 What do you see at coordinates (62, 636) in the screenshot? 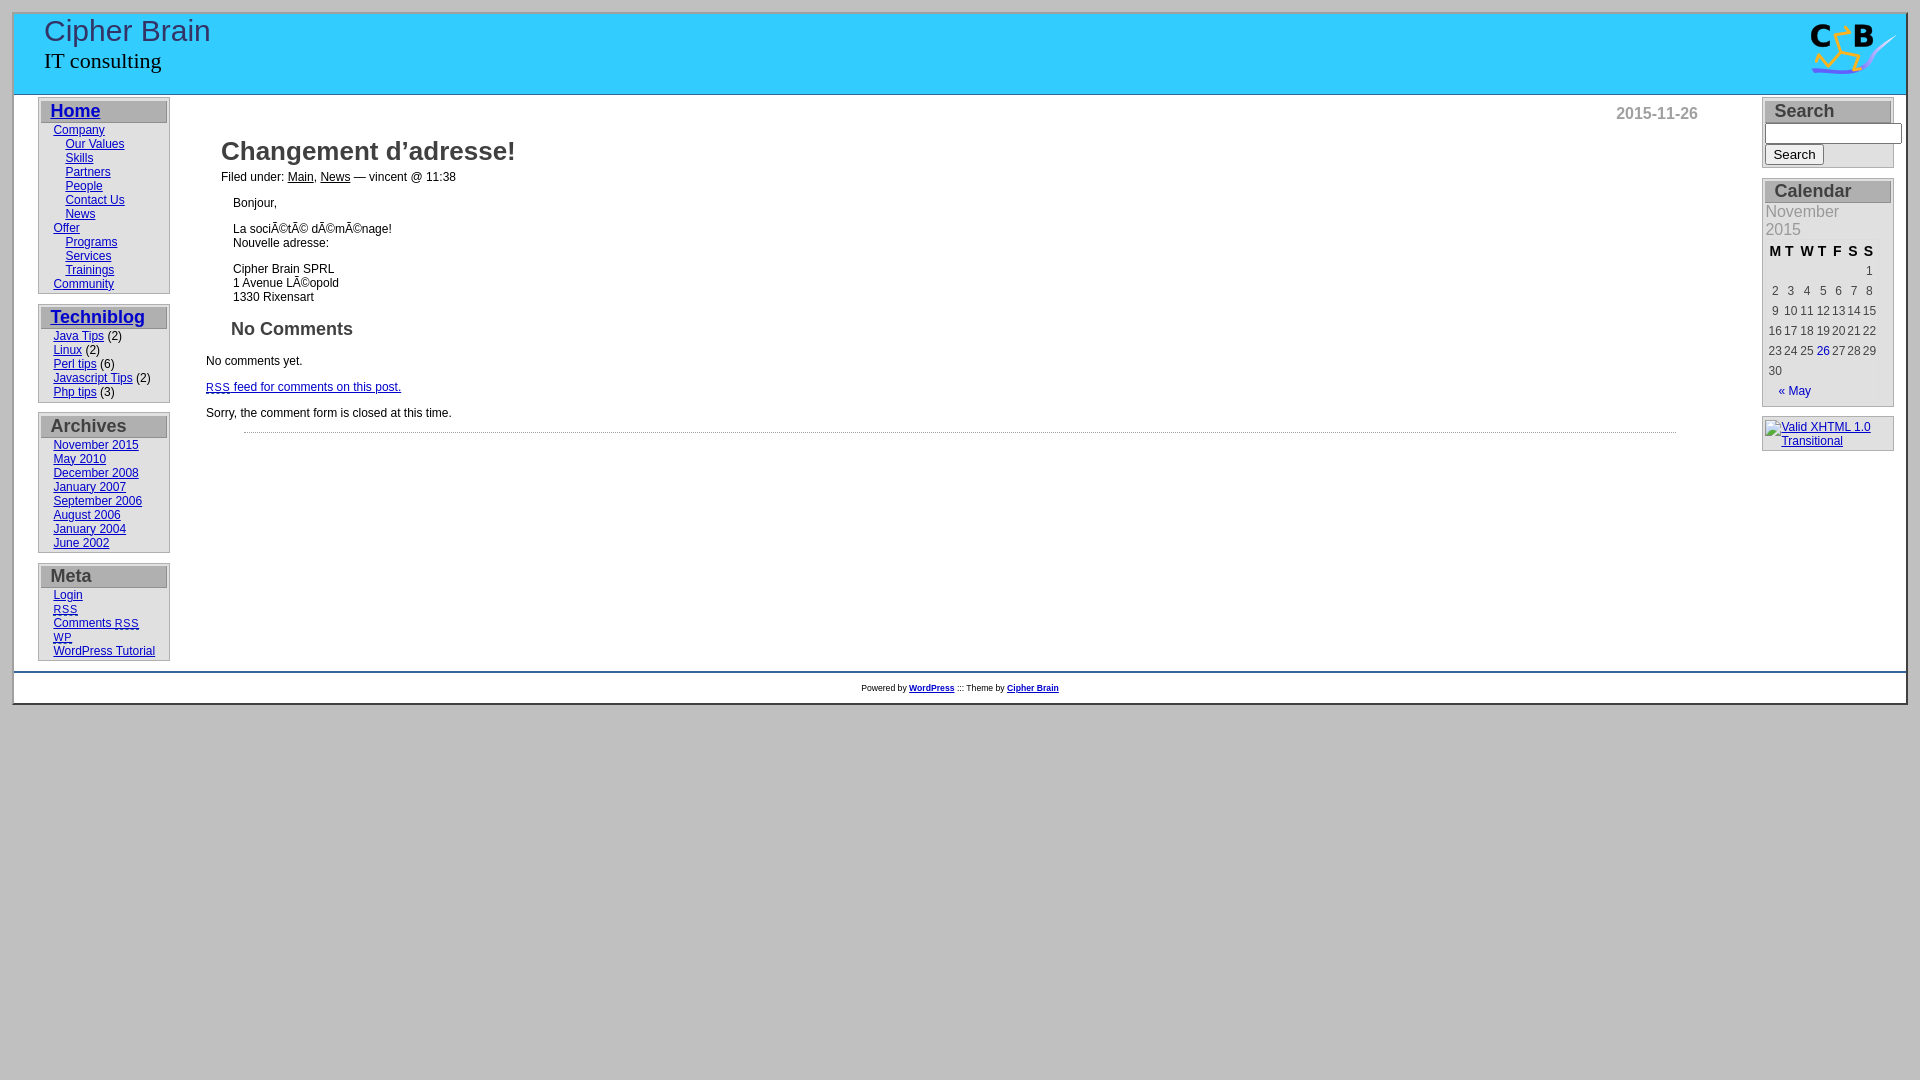
I see `'WP'` at bounding box center [62, 636].